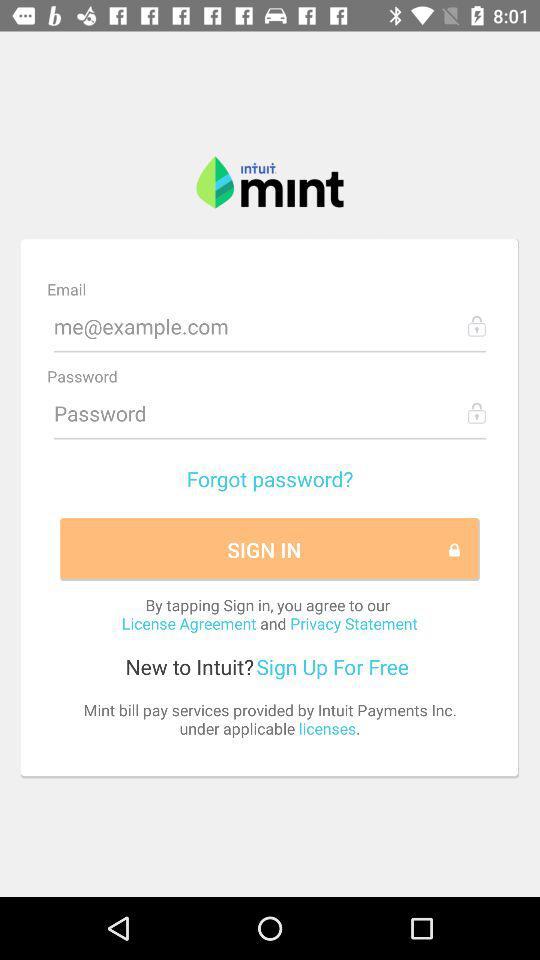 The image size is (540, 960). Describe the element at coordinates (270, 412) in the screenshot. I see `password` at that location.